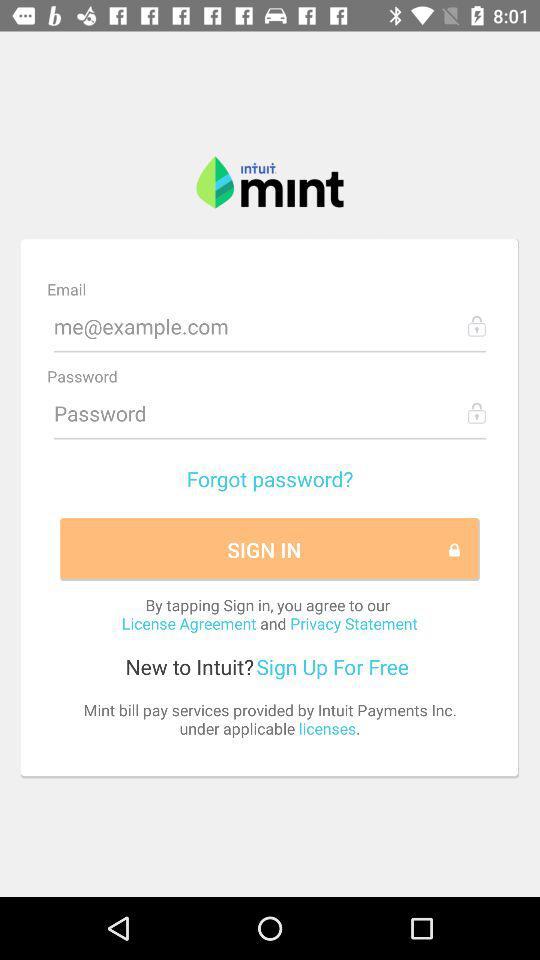 The image size is (540, 960). Describe the element at coordinates (270, 412) in the screenshot. I see `password` at that location.